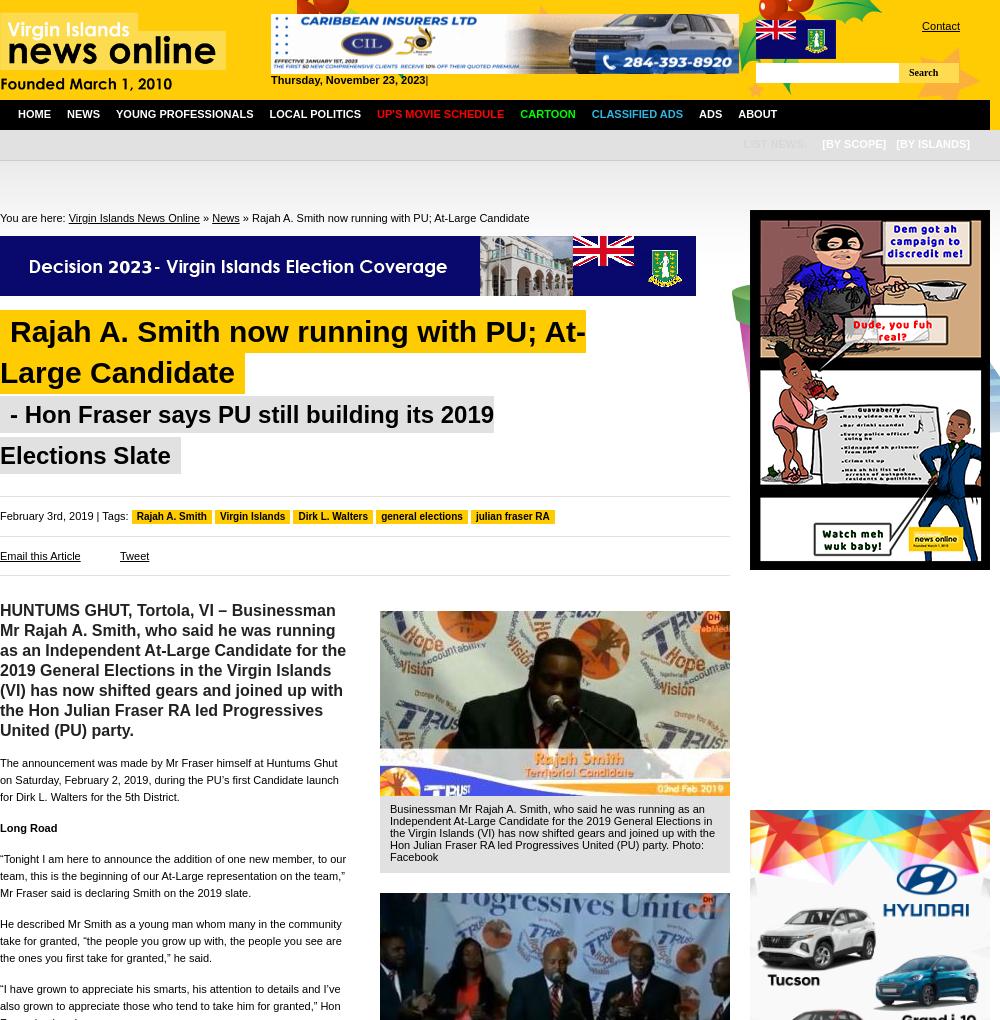  What do you see at coordinates (169, 778) in the screenshot?
I see `'The announcement was made by Mr Fraser himself at Huntums Ghut on Saturday, February 2, 2019, during the PU’s first Candidate launch for Dirk L. Walters for the 5th District.'` at bounding box center [169, 778].